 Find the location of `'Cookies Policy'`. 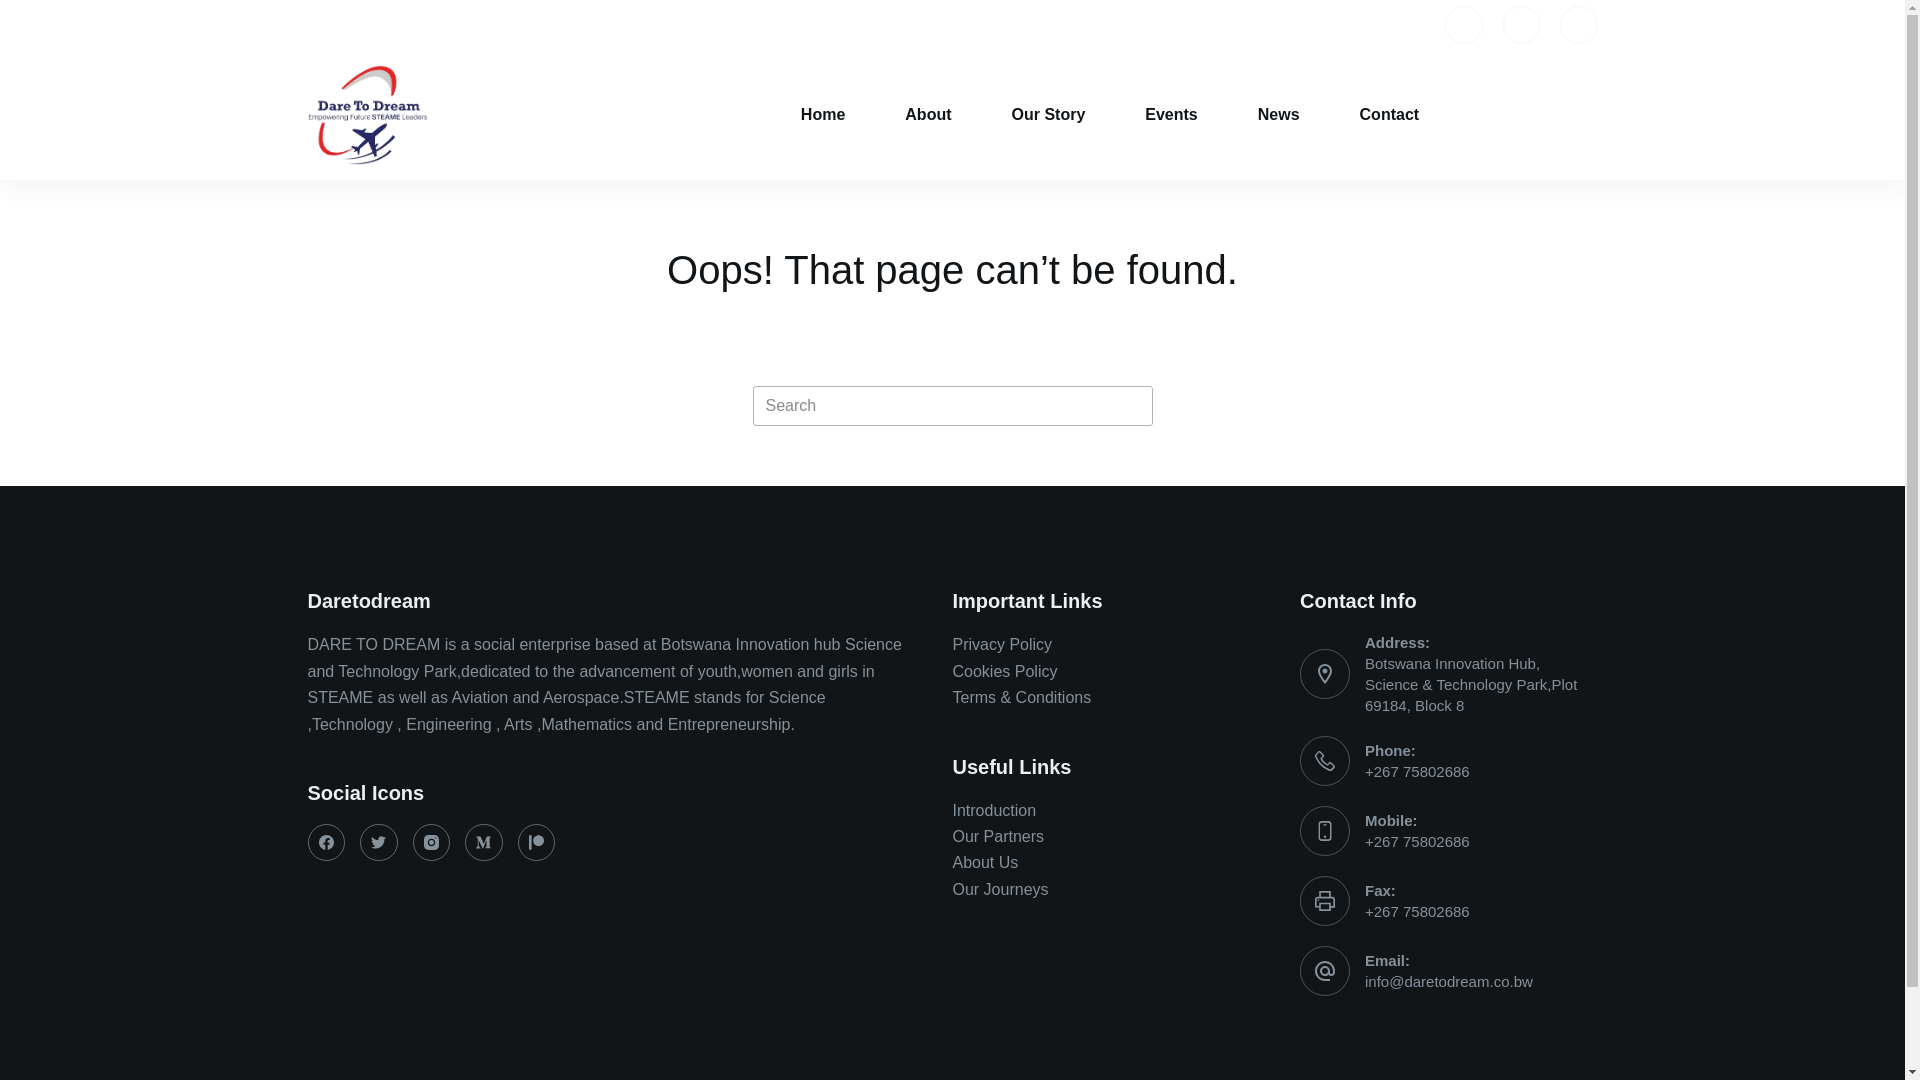

'Cookies Policy' is located at coordinates (950, 671).